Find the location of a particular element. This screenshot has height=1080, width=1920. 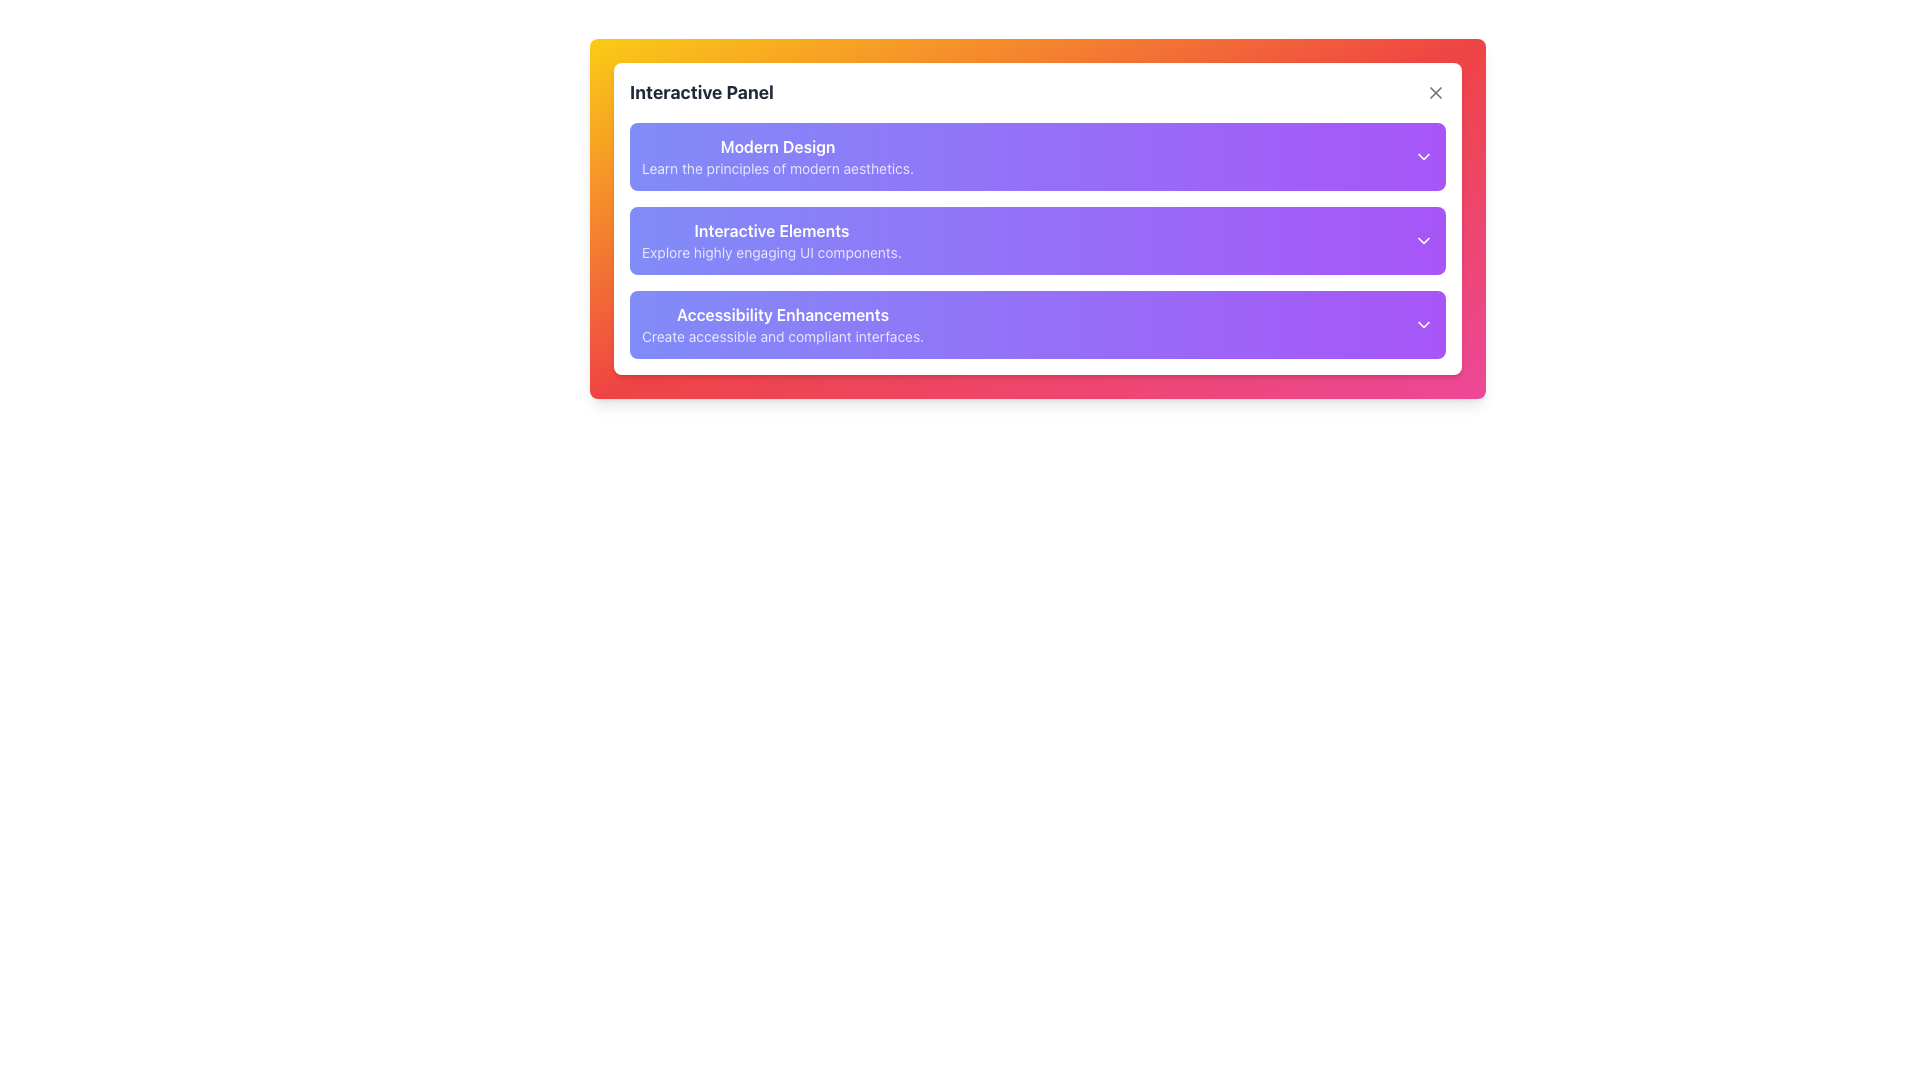

the downward-facing arrow icon on the purple background in the top-right corner of the 'Interactive Elements' card is located at coordinates (1423, 239).